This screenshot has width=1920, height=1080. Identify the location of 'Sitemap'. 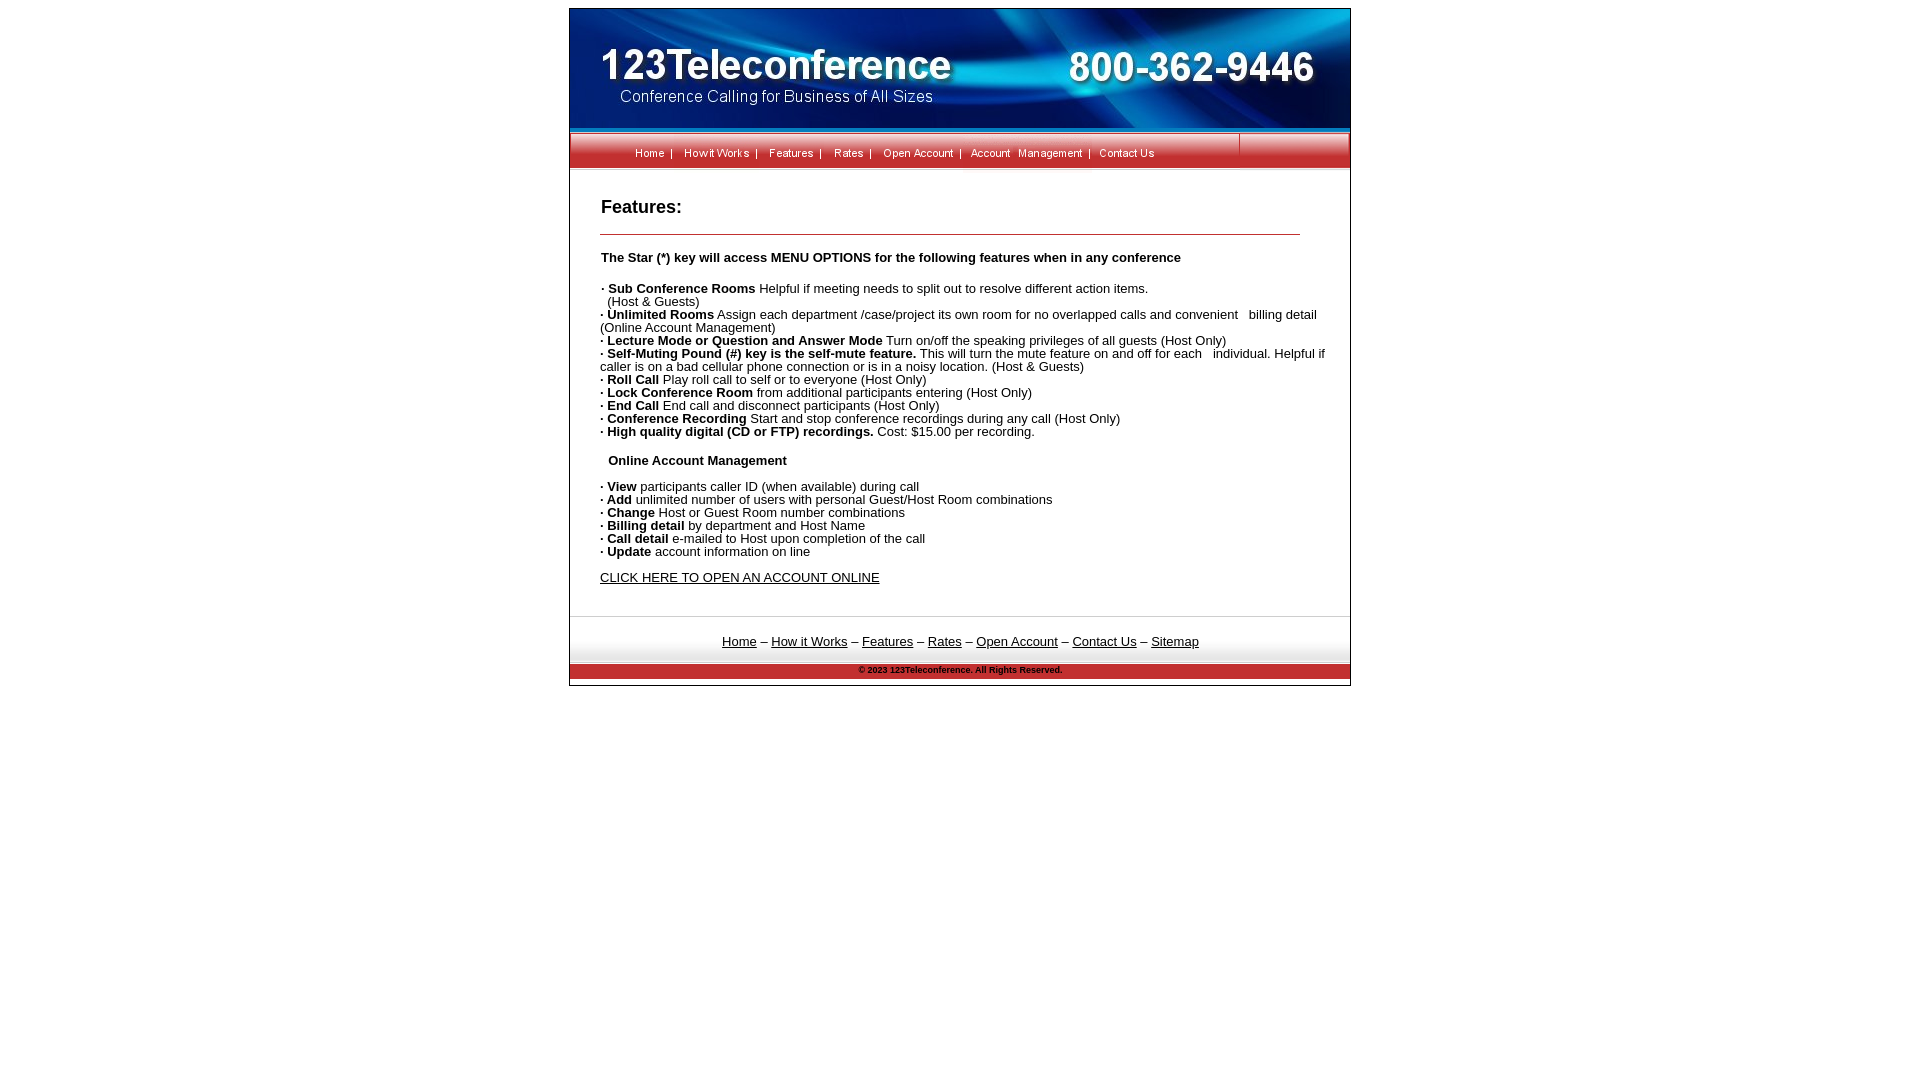
(1175, 641).